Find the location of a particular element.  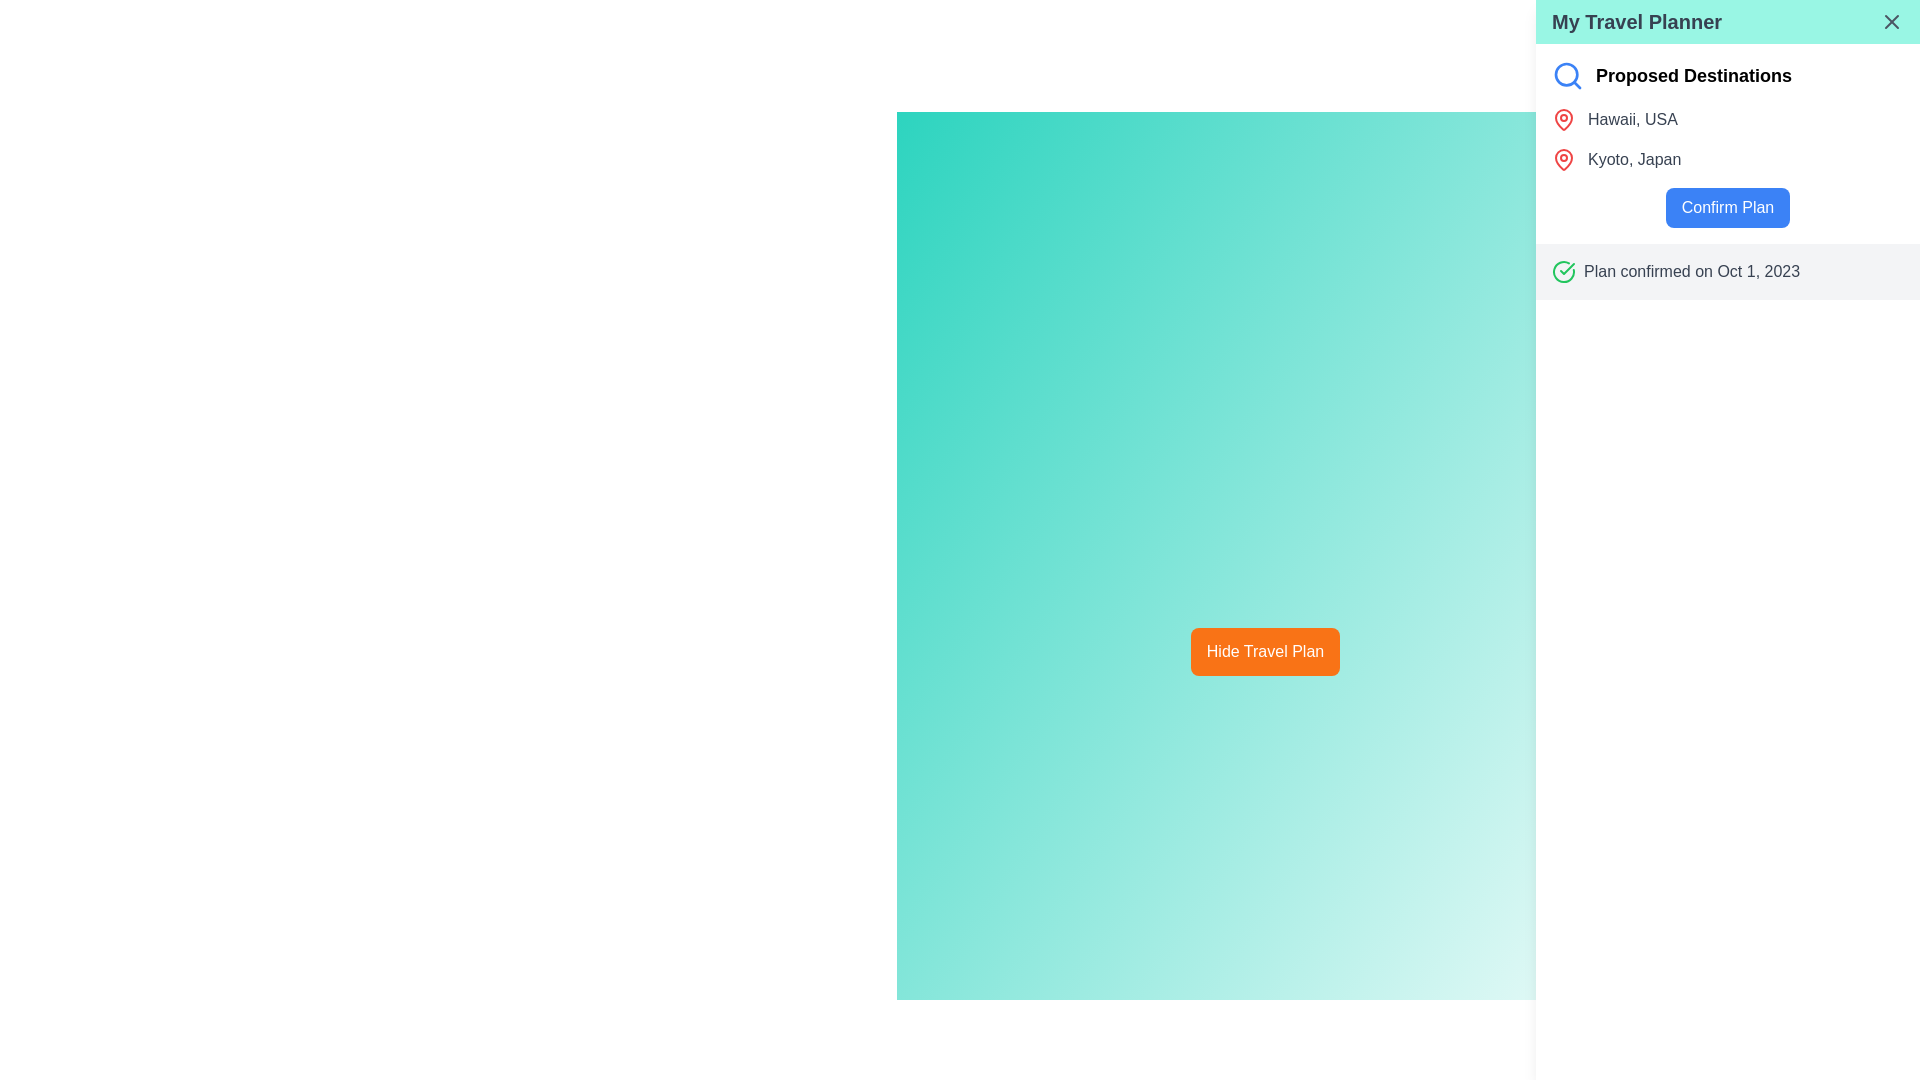

the green circular icon with a checkmark located next to the text 'Plan confirmed on Oct 1, 2023' in the right sidebar is located at coordinates (1563, 272).